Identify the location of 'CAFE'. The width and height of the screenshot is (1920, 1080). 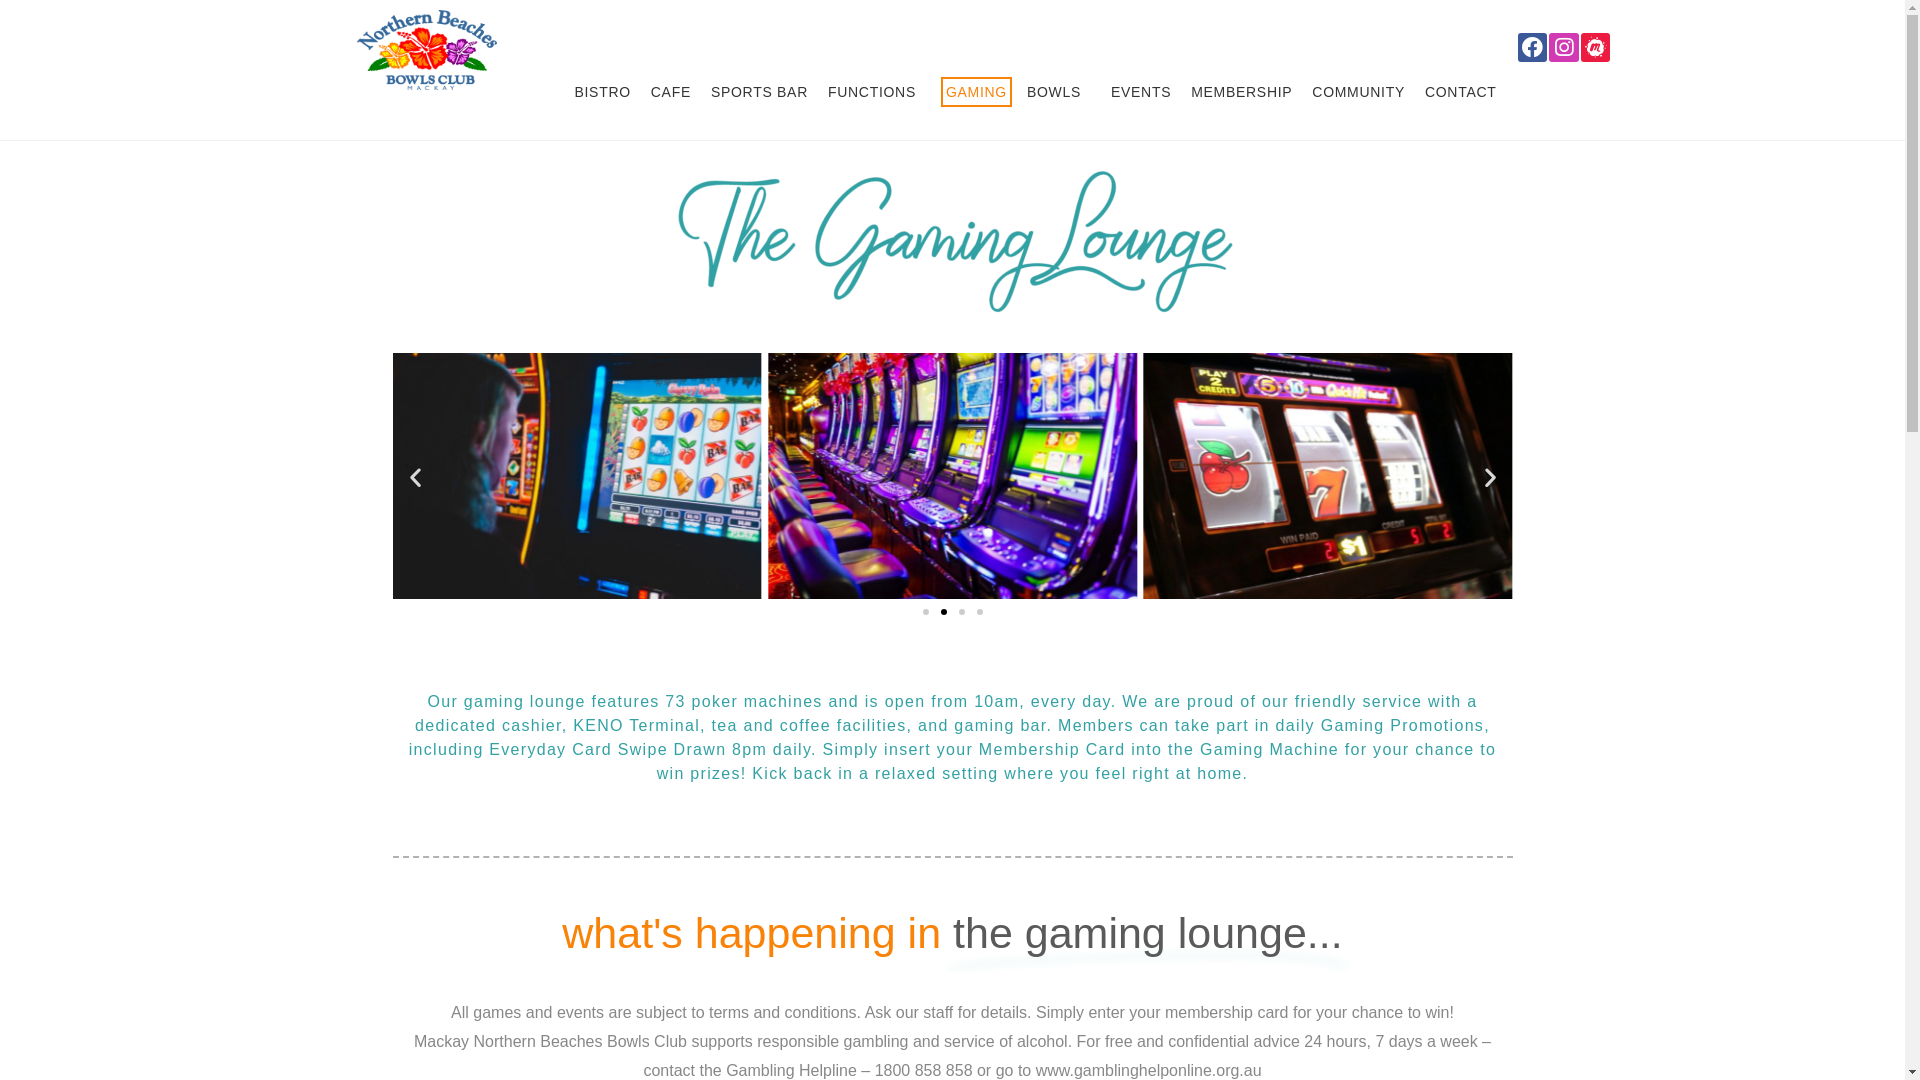
(671, 92).